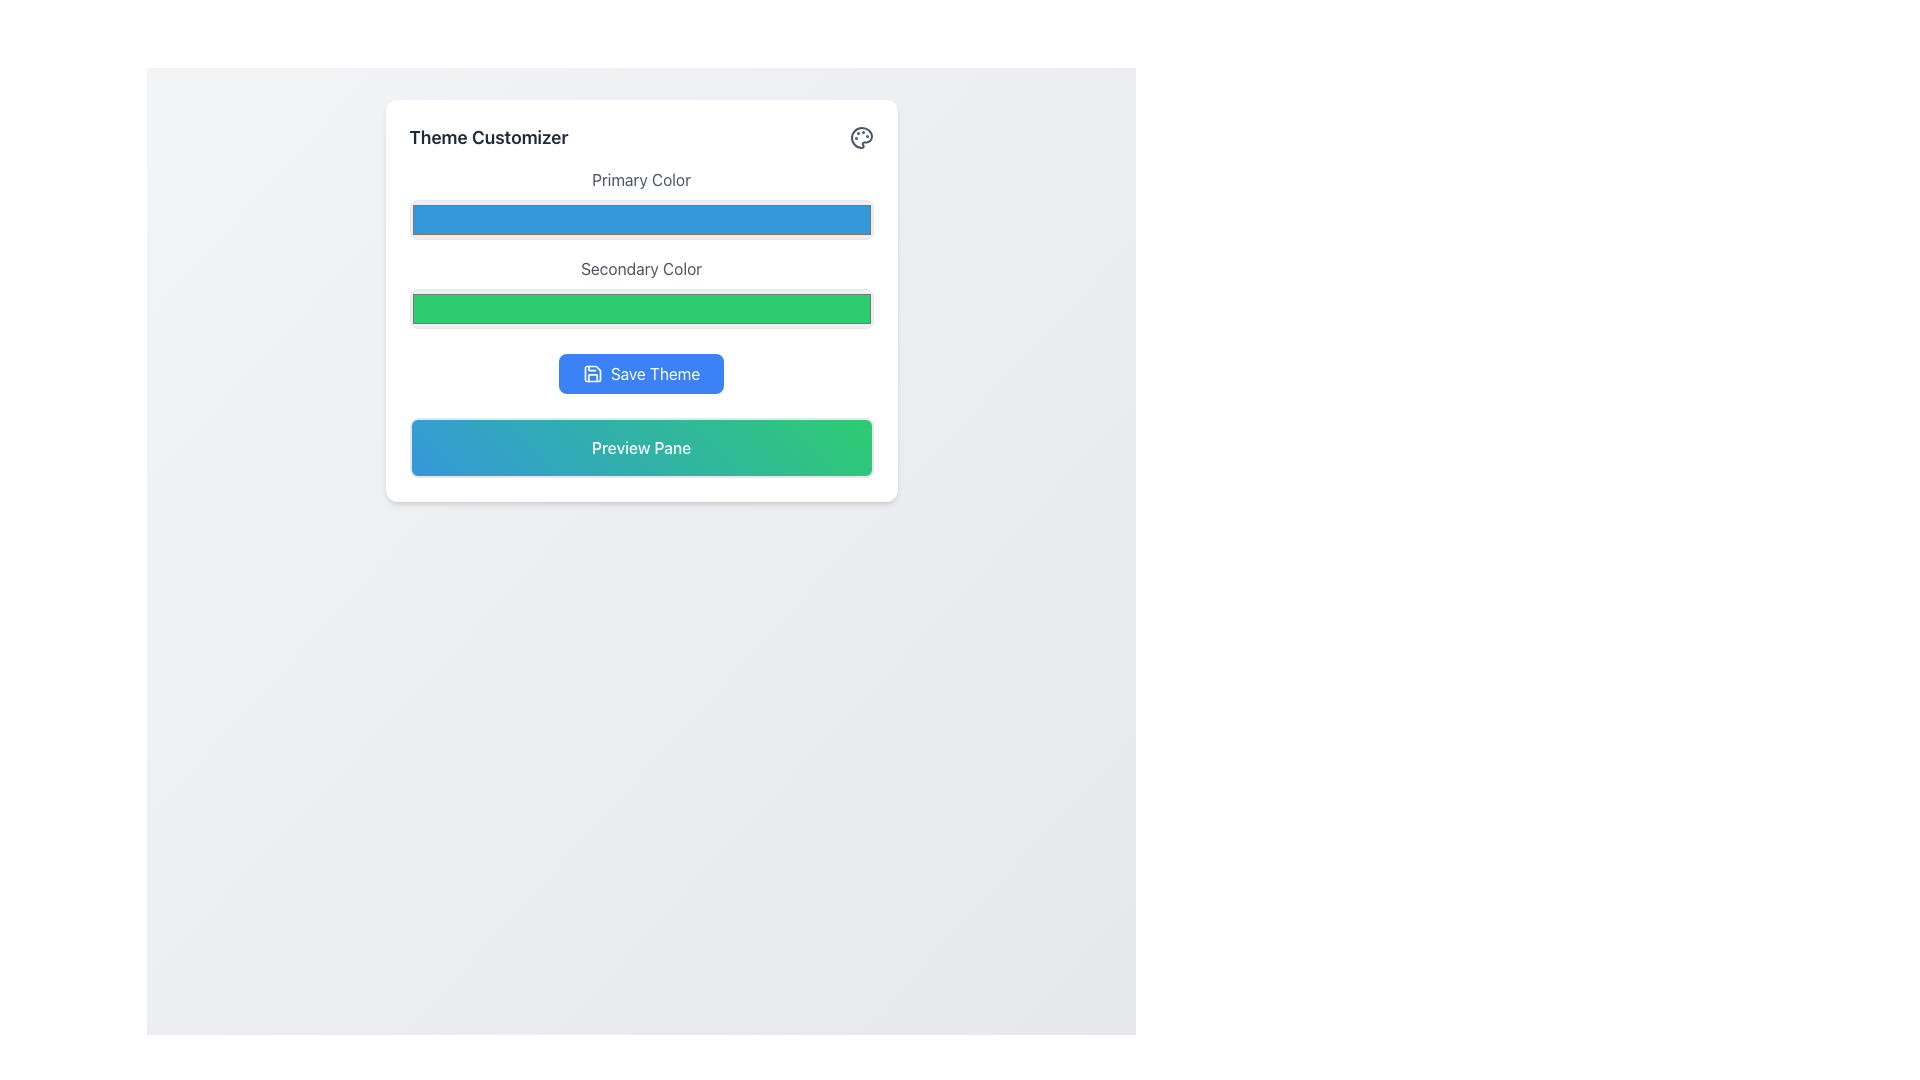 The width and height of the screenshot is (1920, 1080). Describe the element at coordinates (641, 374) in the screenshot. I see `the 'Save Theme' button, which is a rectangular button with a blue background and rounded edges, located in the lower section of the 'Theme Customizer' panel, above the 'Preview Pane'` at that location.